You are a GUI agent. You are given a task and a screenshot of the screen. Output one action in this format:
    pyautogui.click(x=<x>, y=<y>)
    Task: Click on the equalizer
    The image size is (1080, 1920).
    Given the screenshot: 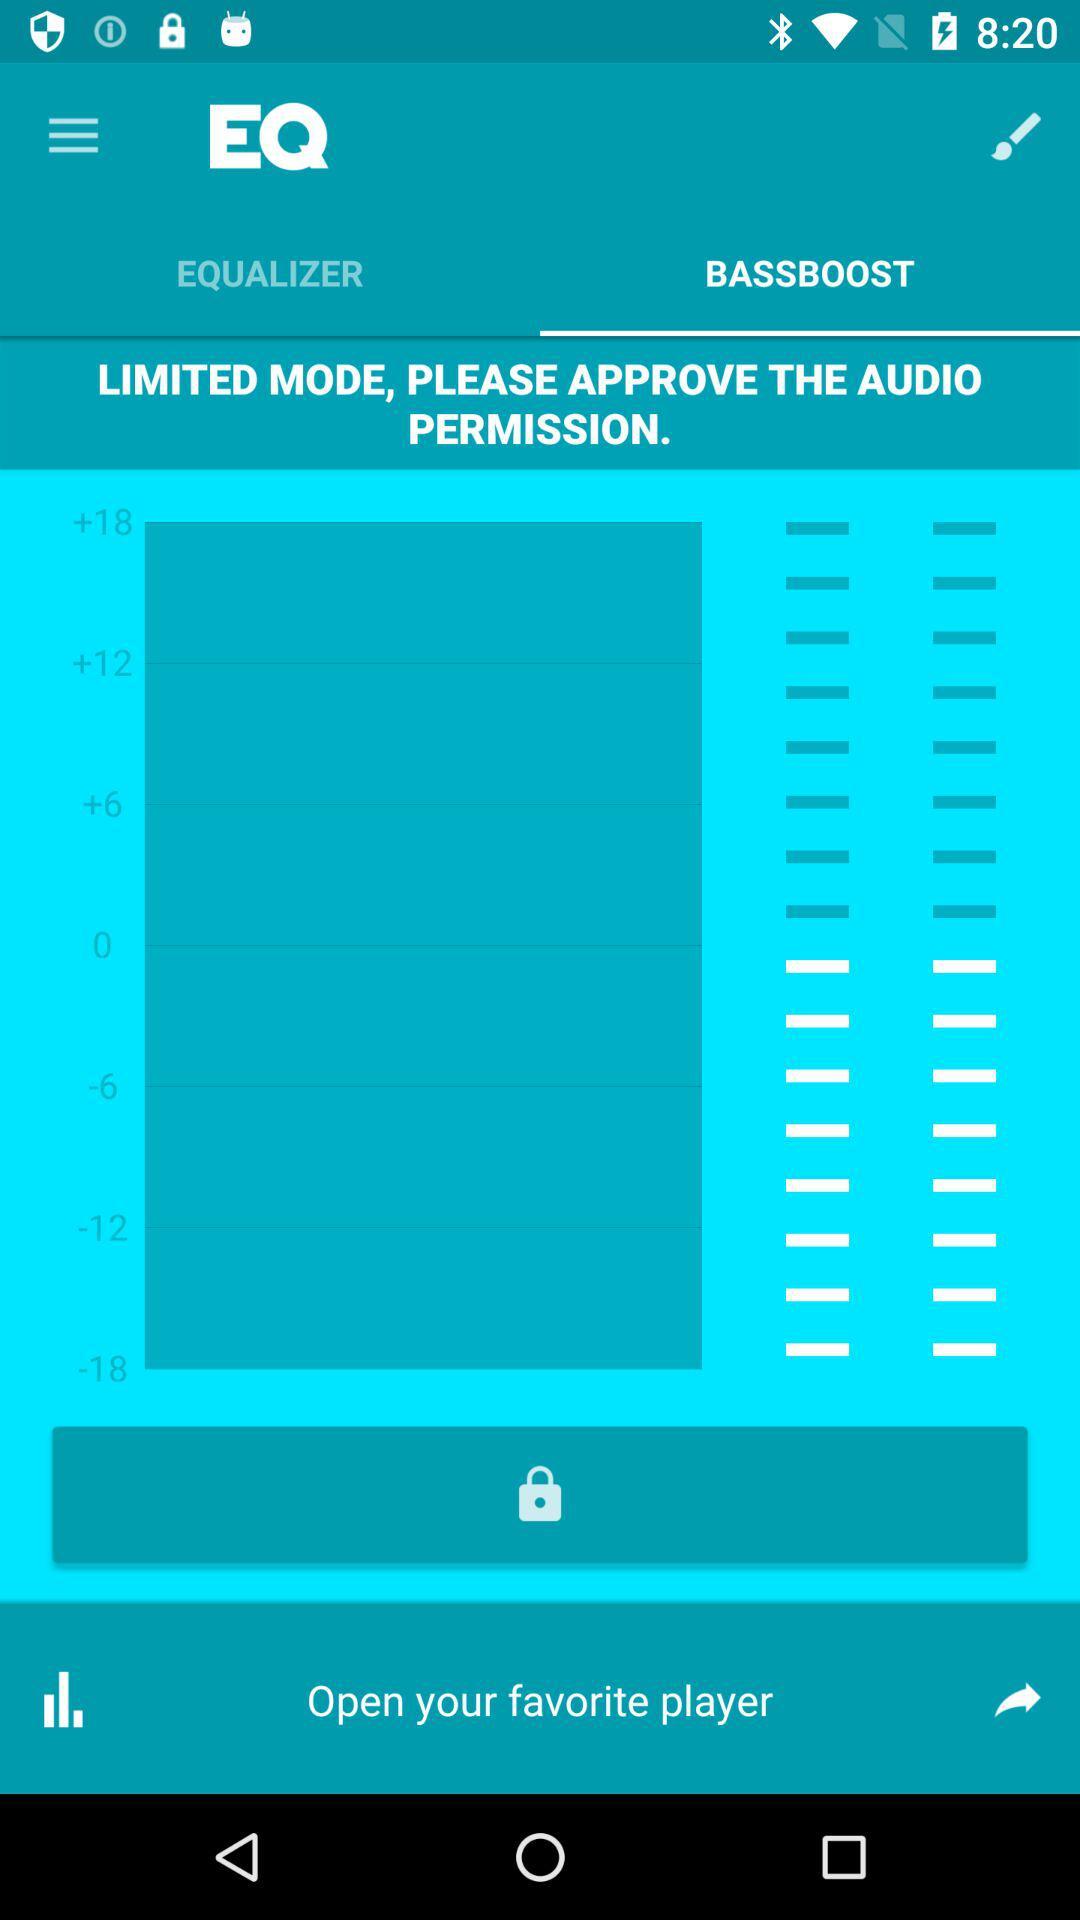 What is the action you would take?
    pyautogui.click(x=270, y=272)
    